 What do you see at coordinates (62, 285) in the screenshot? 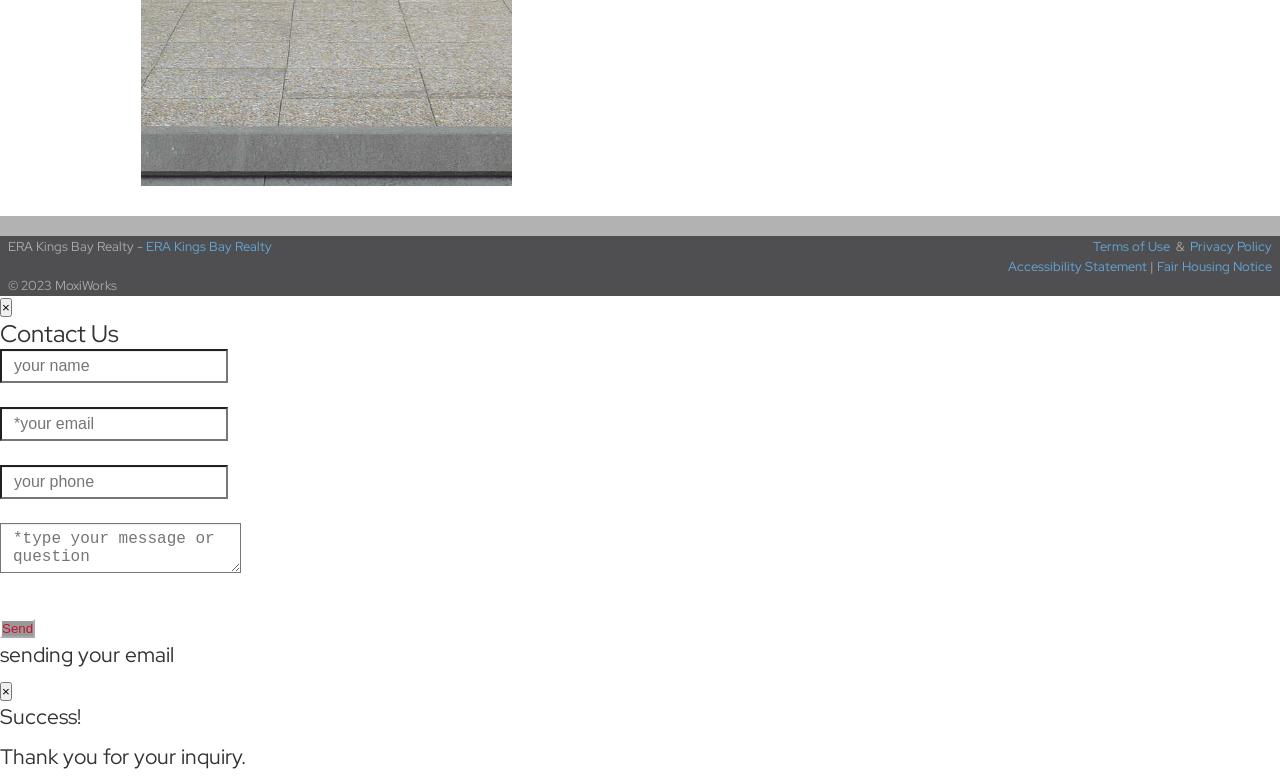
I see `'© 2023 MoxiWorks'` at bounding box center [62, 285].